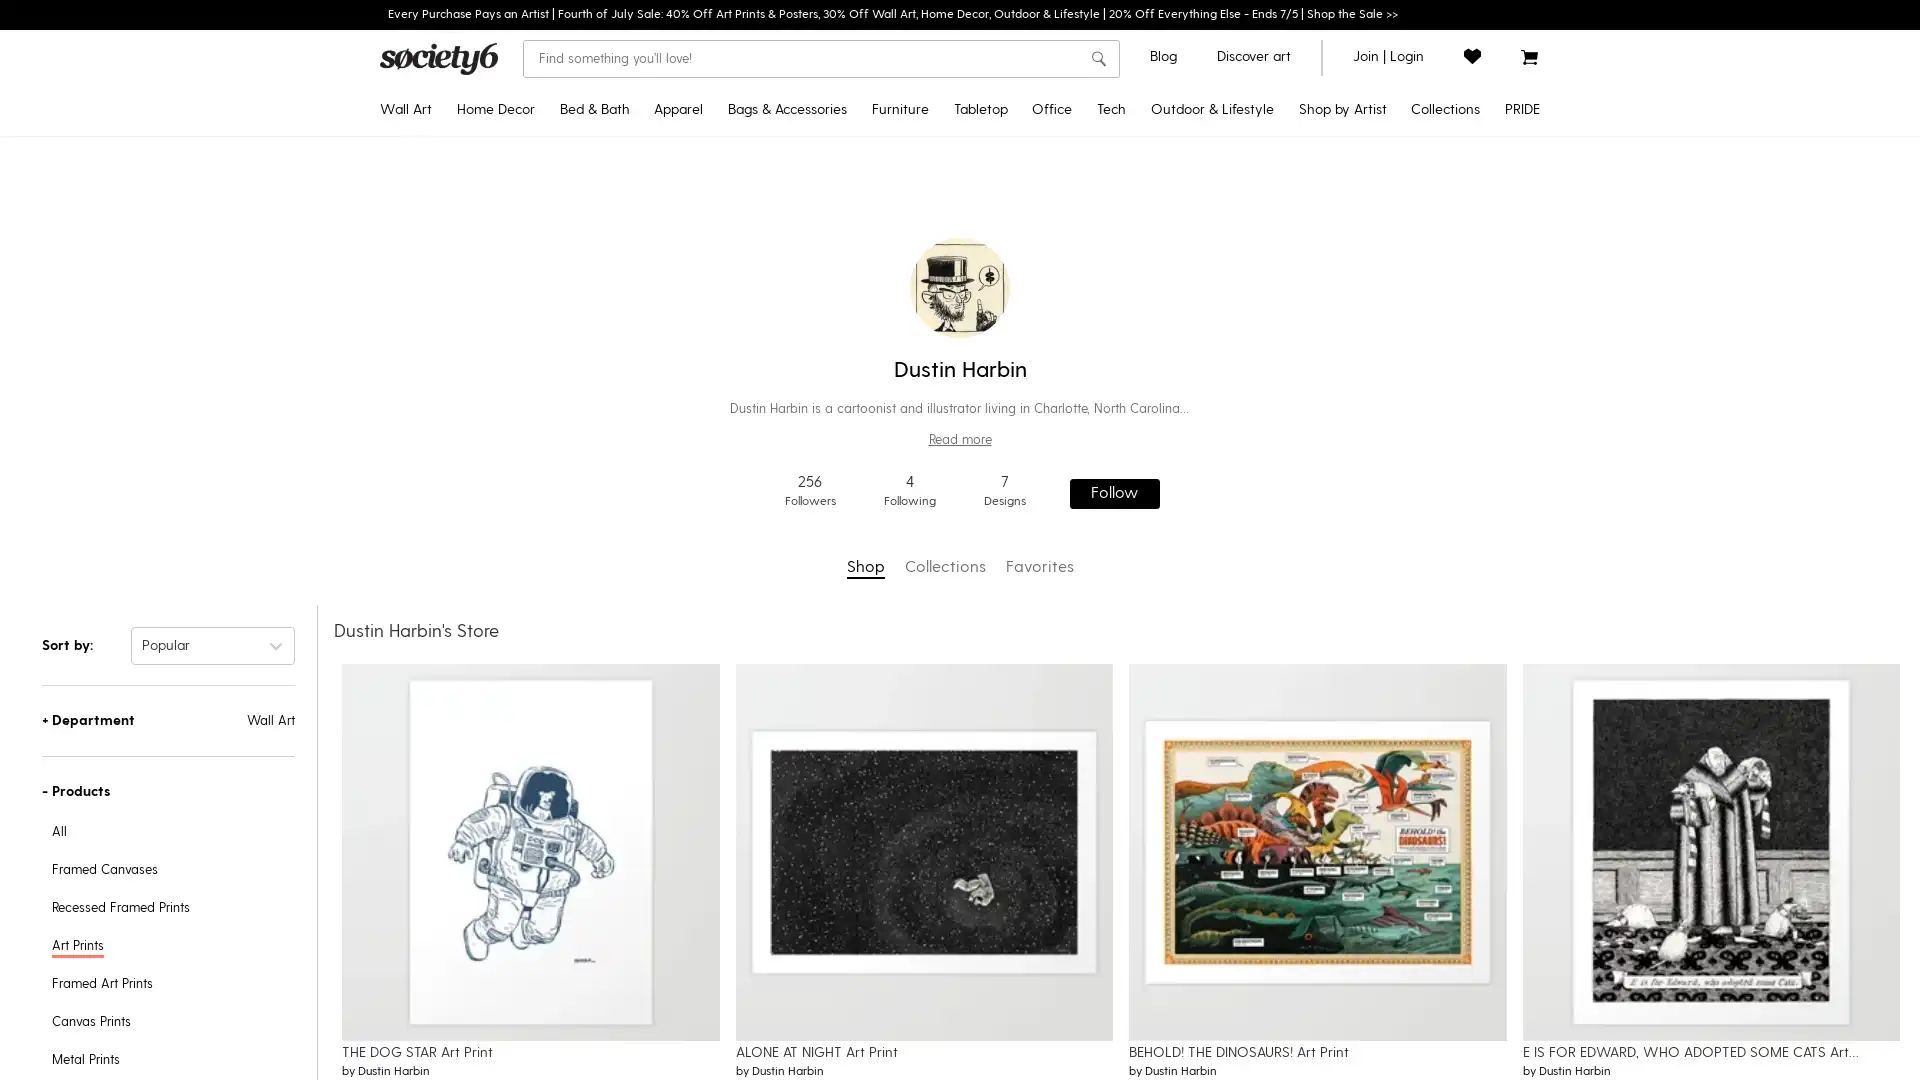  What do you see at coordinates (1442, 192) in the screenshot?
I see `Discover LGBTQIA+ Artists` at bounding box center [1442, 192].